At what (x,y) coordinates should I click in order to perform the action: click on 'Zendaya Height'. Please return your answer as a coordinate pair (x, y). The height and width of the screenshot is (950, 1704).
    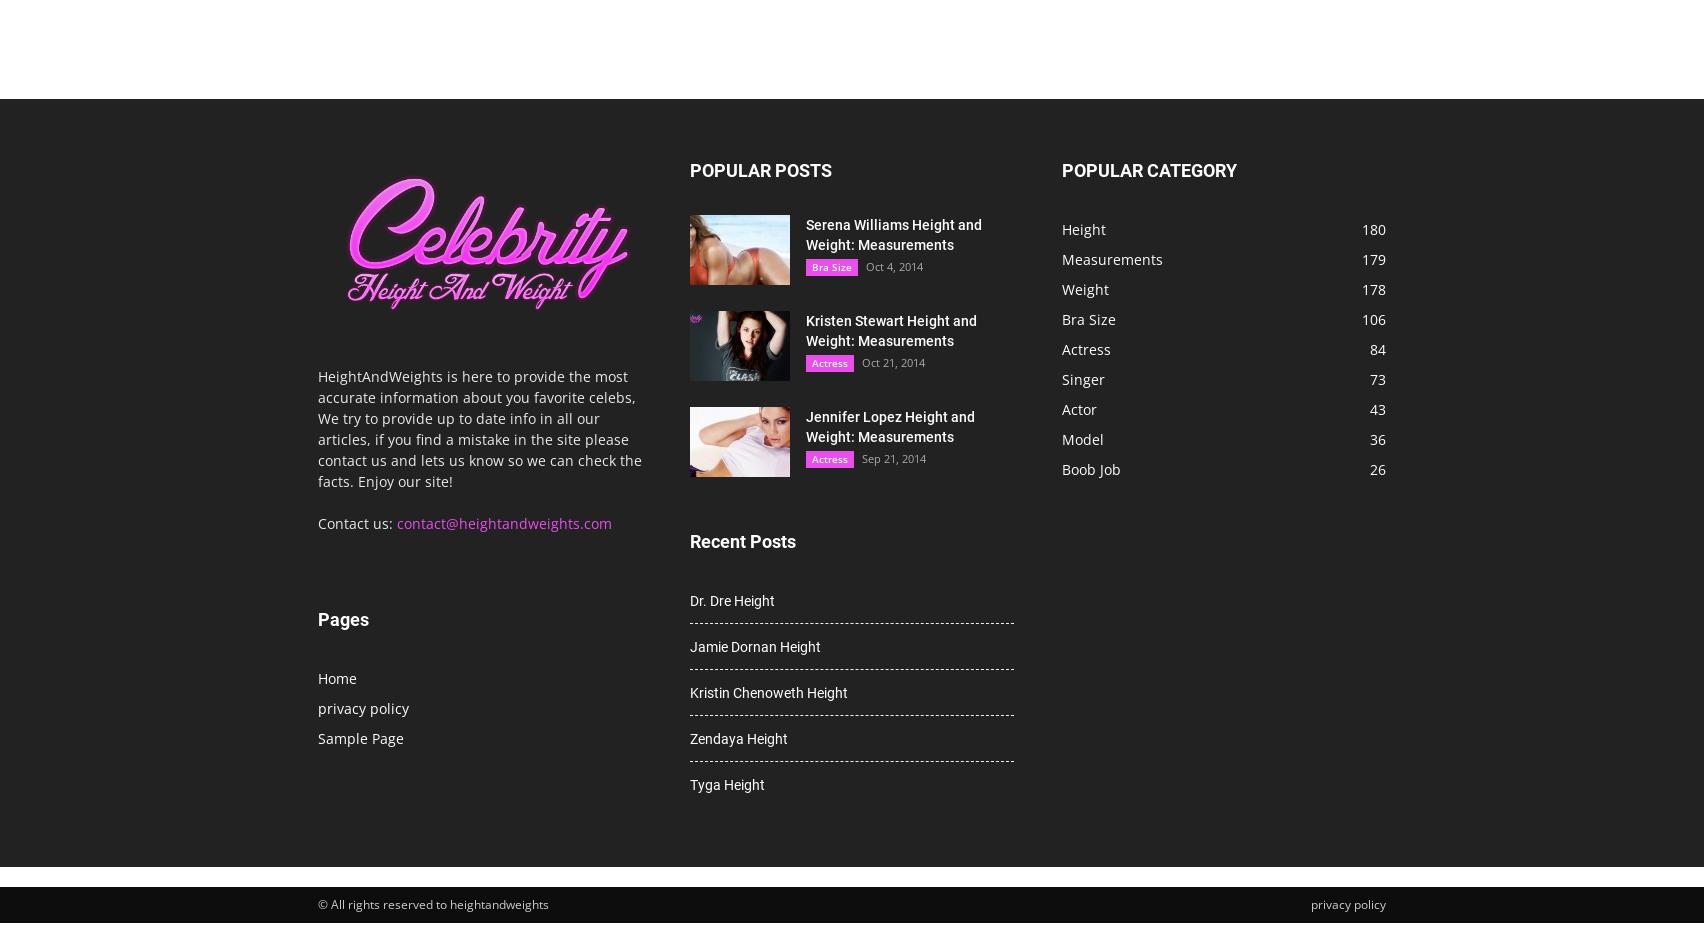
    Looking at the image, I should click on (688, 738).